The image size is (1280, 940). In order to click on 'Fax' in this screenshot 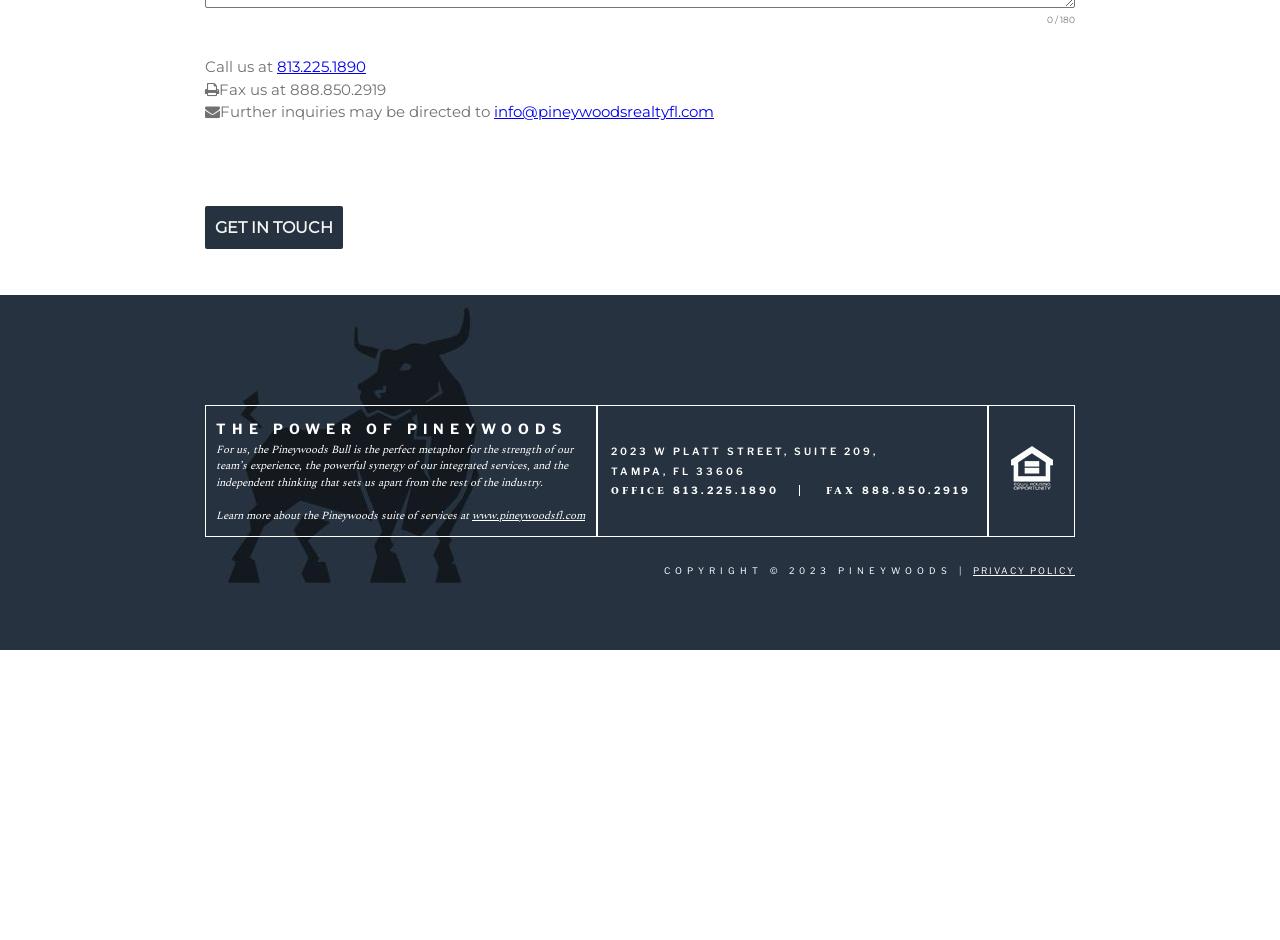, I will do `click(843, 490)`.